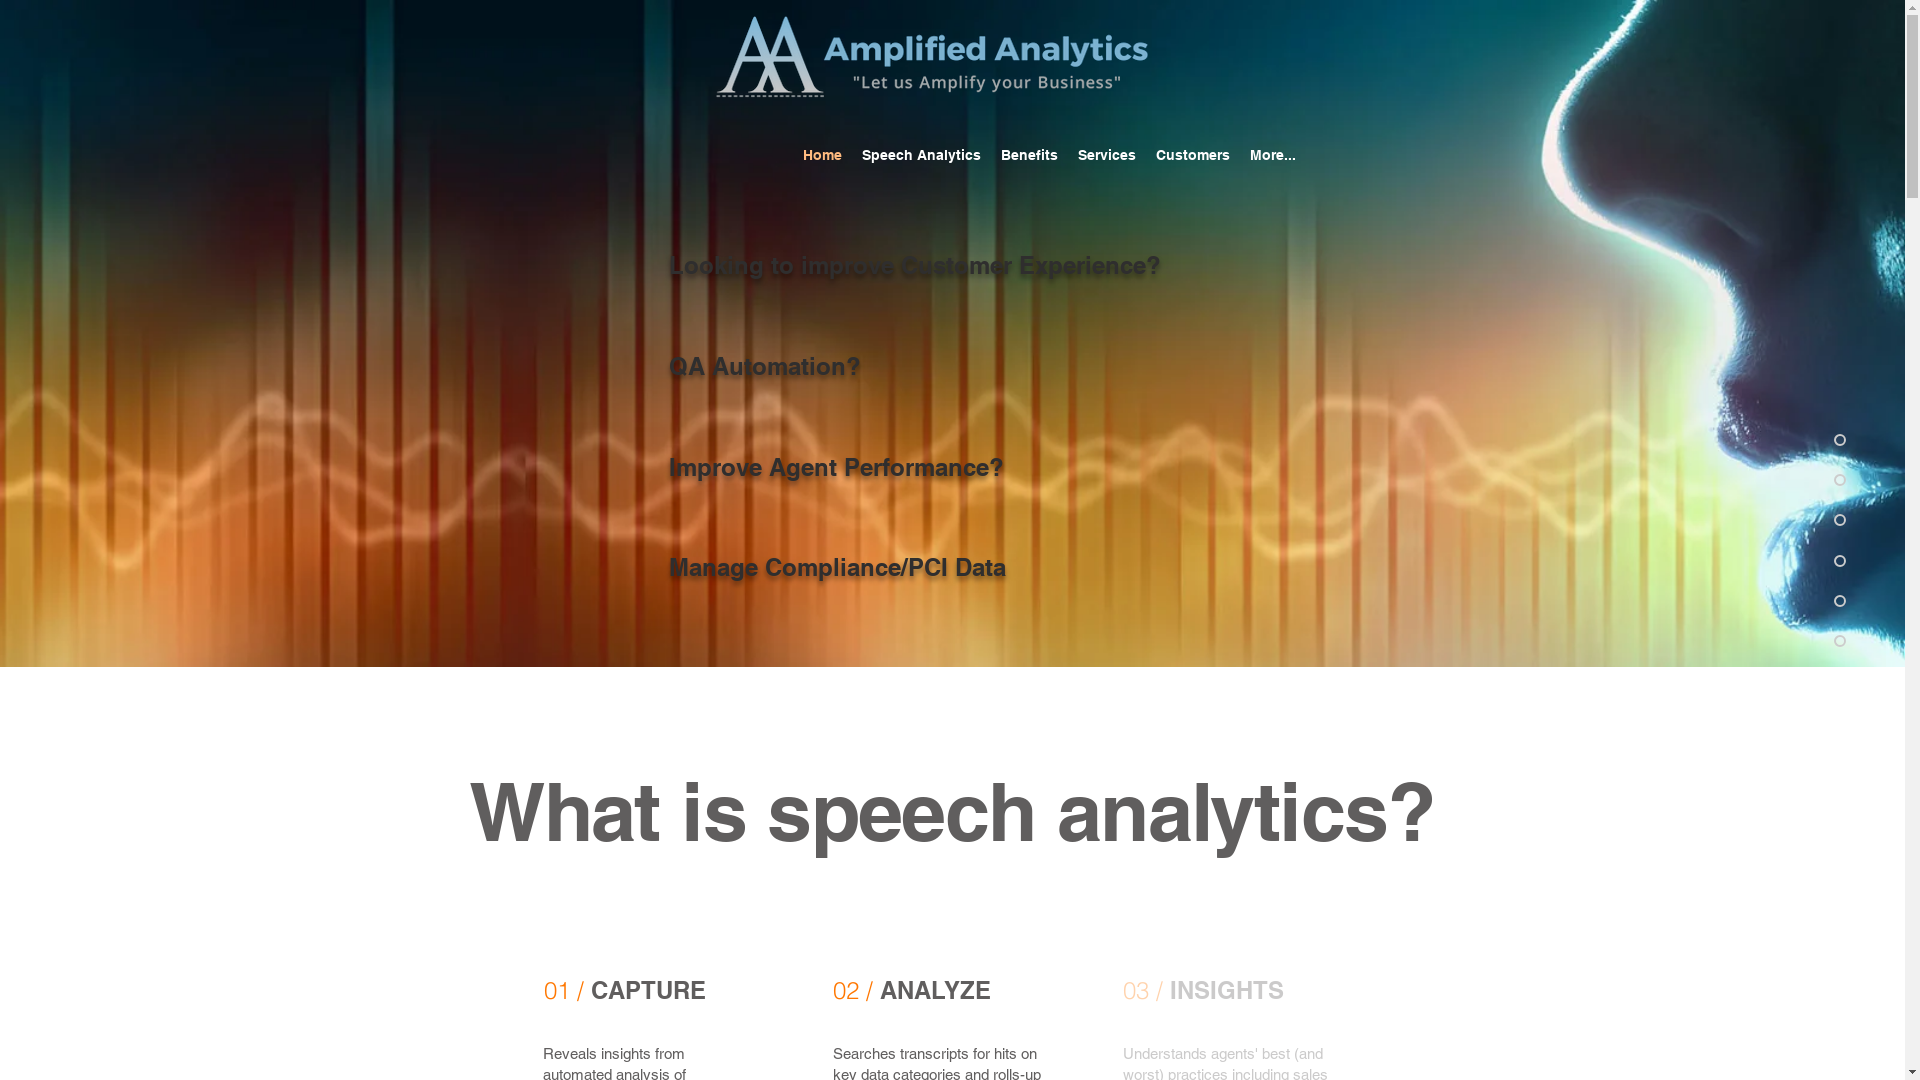 The height and width of the screenshot is (1080, 1920). Describe the element at coordinates (1067, 153) in the screenshot. I see `'Services'` at that location.